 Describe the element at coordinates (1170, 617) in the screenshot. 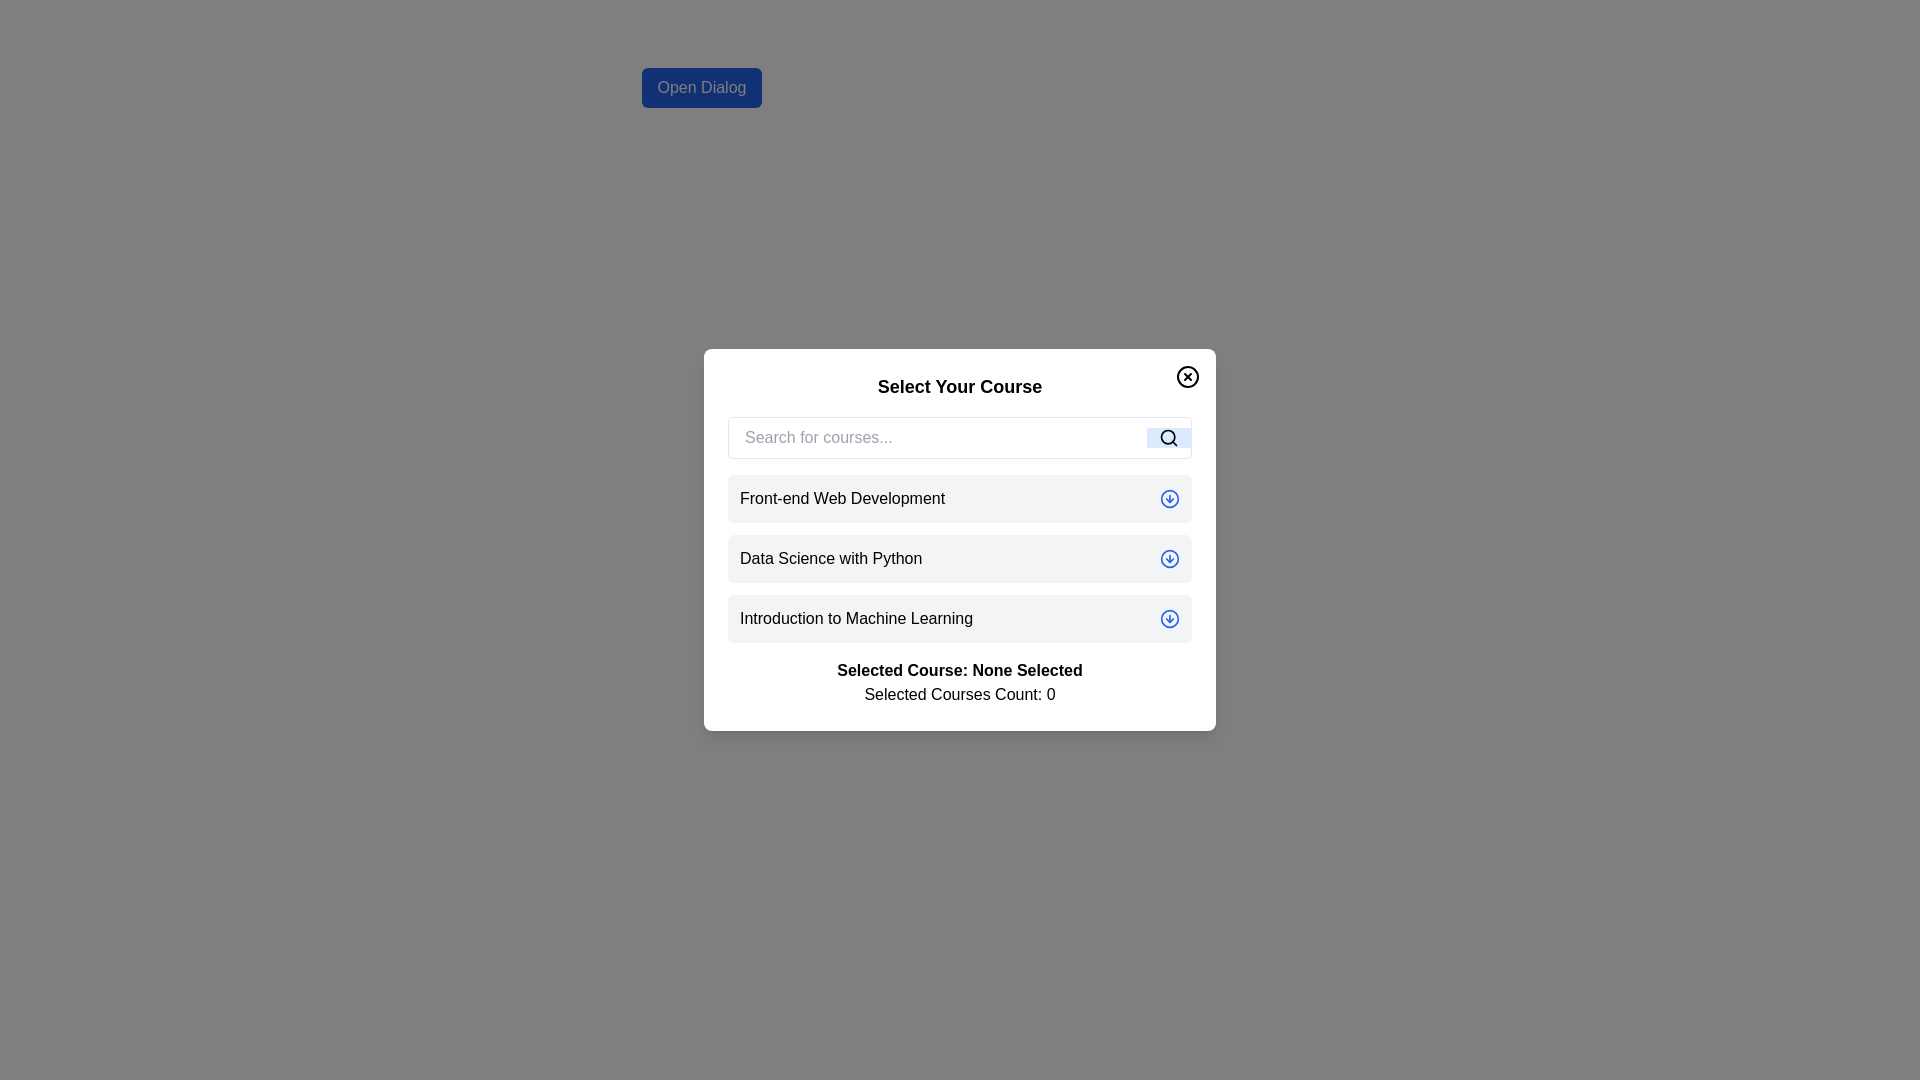

I see `the decorative circle element within the icon, which features a downward arrow and is located to the far right of the 'Introduction to Machine Learning' option` at that location.